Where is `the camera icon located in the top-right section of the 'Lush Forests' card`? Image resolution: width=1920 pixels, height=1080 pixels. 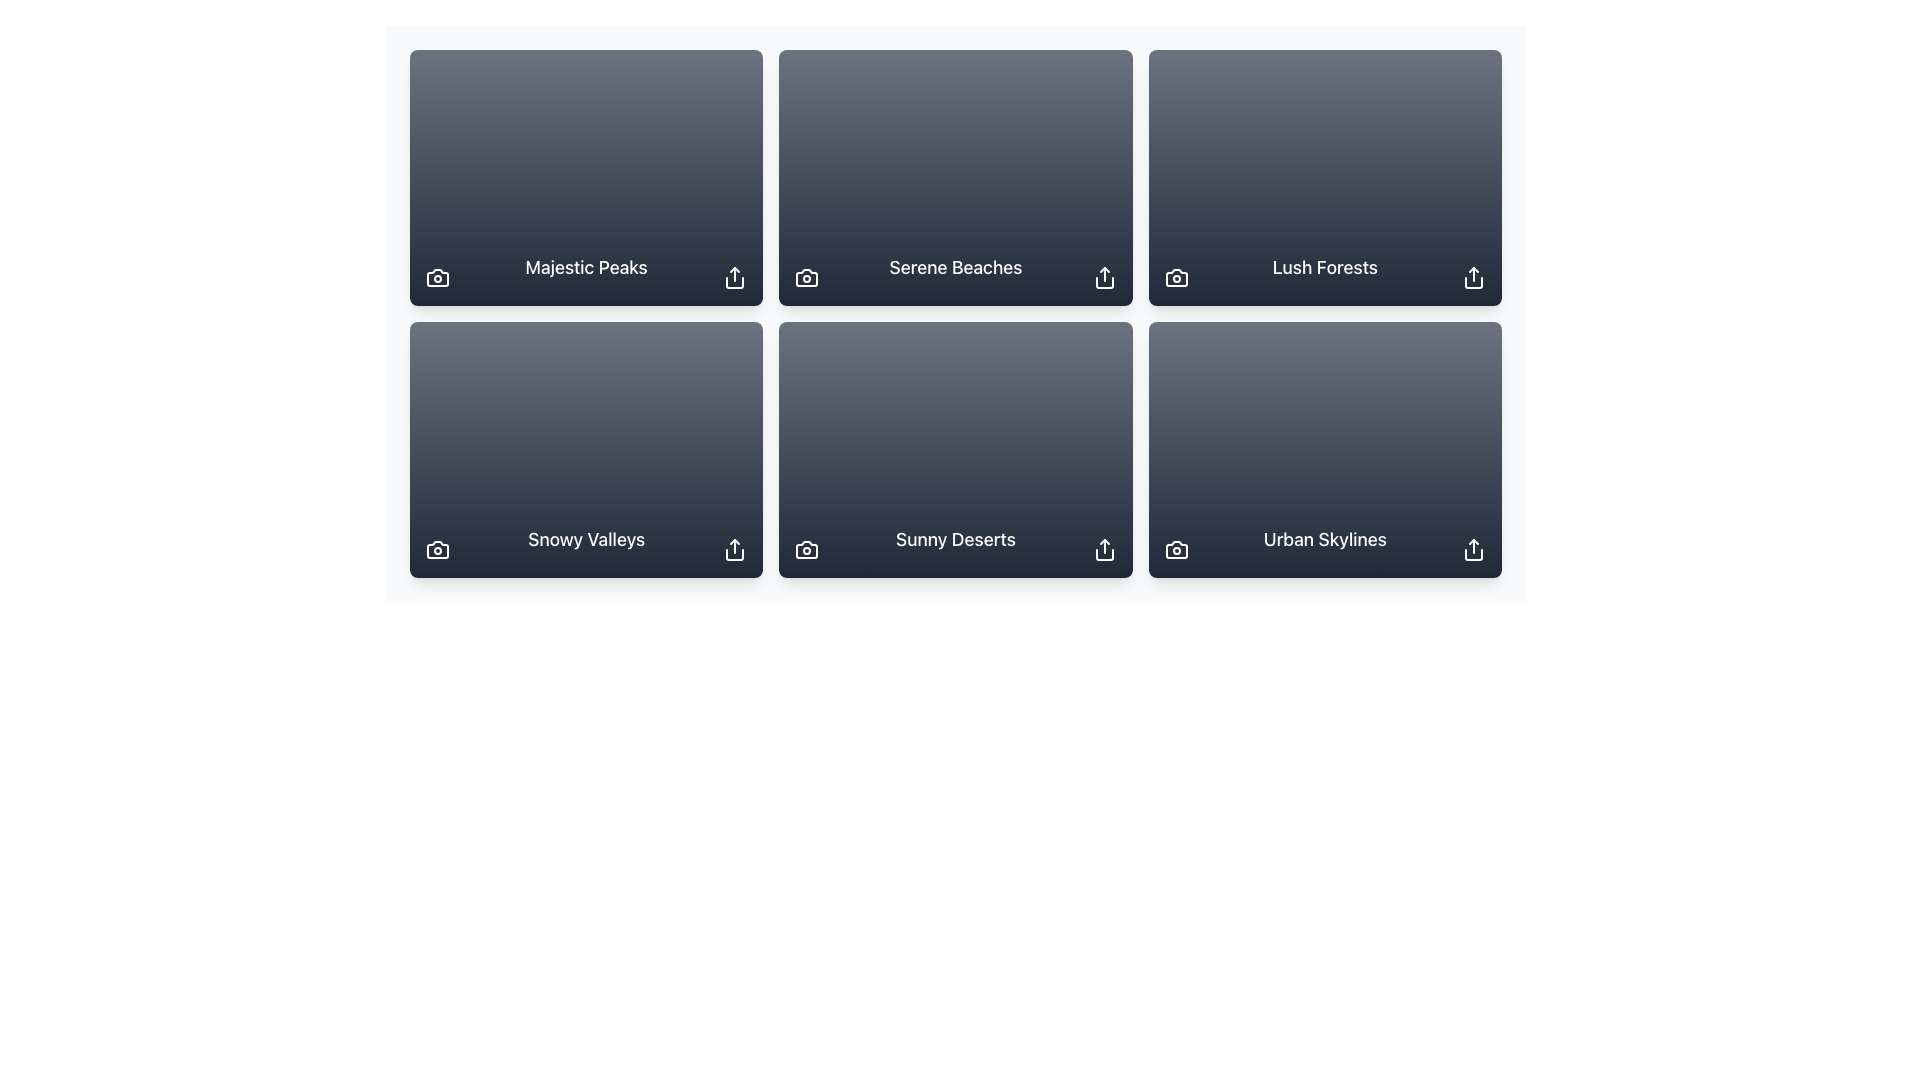 the camera icon located in the top-right section of the 'Lush Forests' card is located at coordinates (1176, 277).